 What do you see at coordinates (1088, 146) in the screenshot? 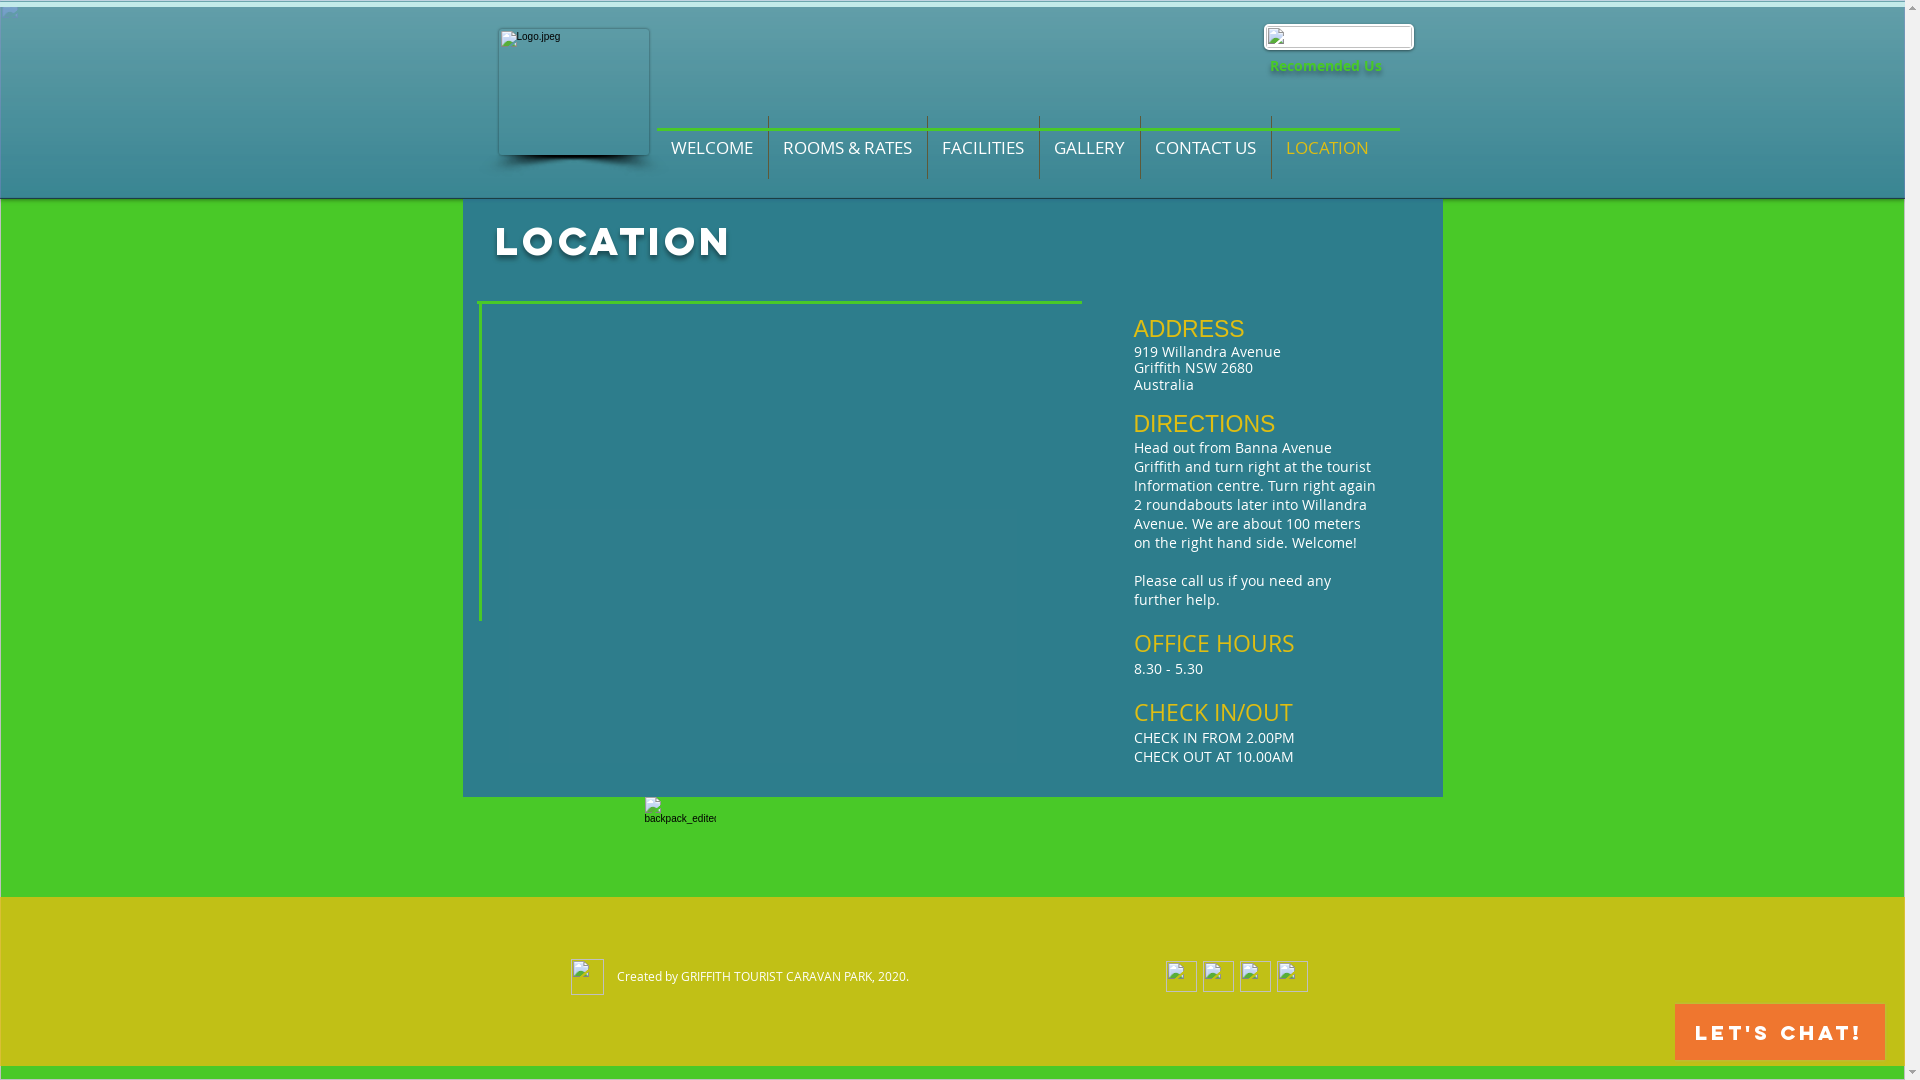
I see `'GALLERY'` at bounding box center [1088, 146].